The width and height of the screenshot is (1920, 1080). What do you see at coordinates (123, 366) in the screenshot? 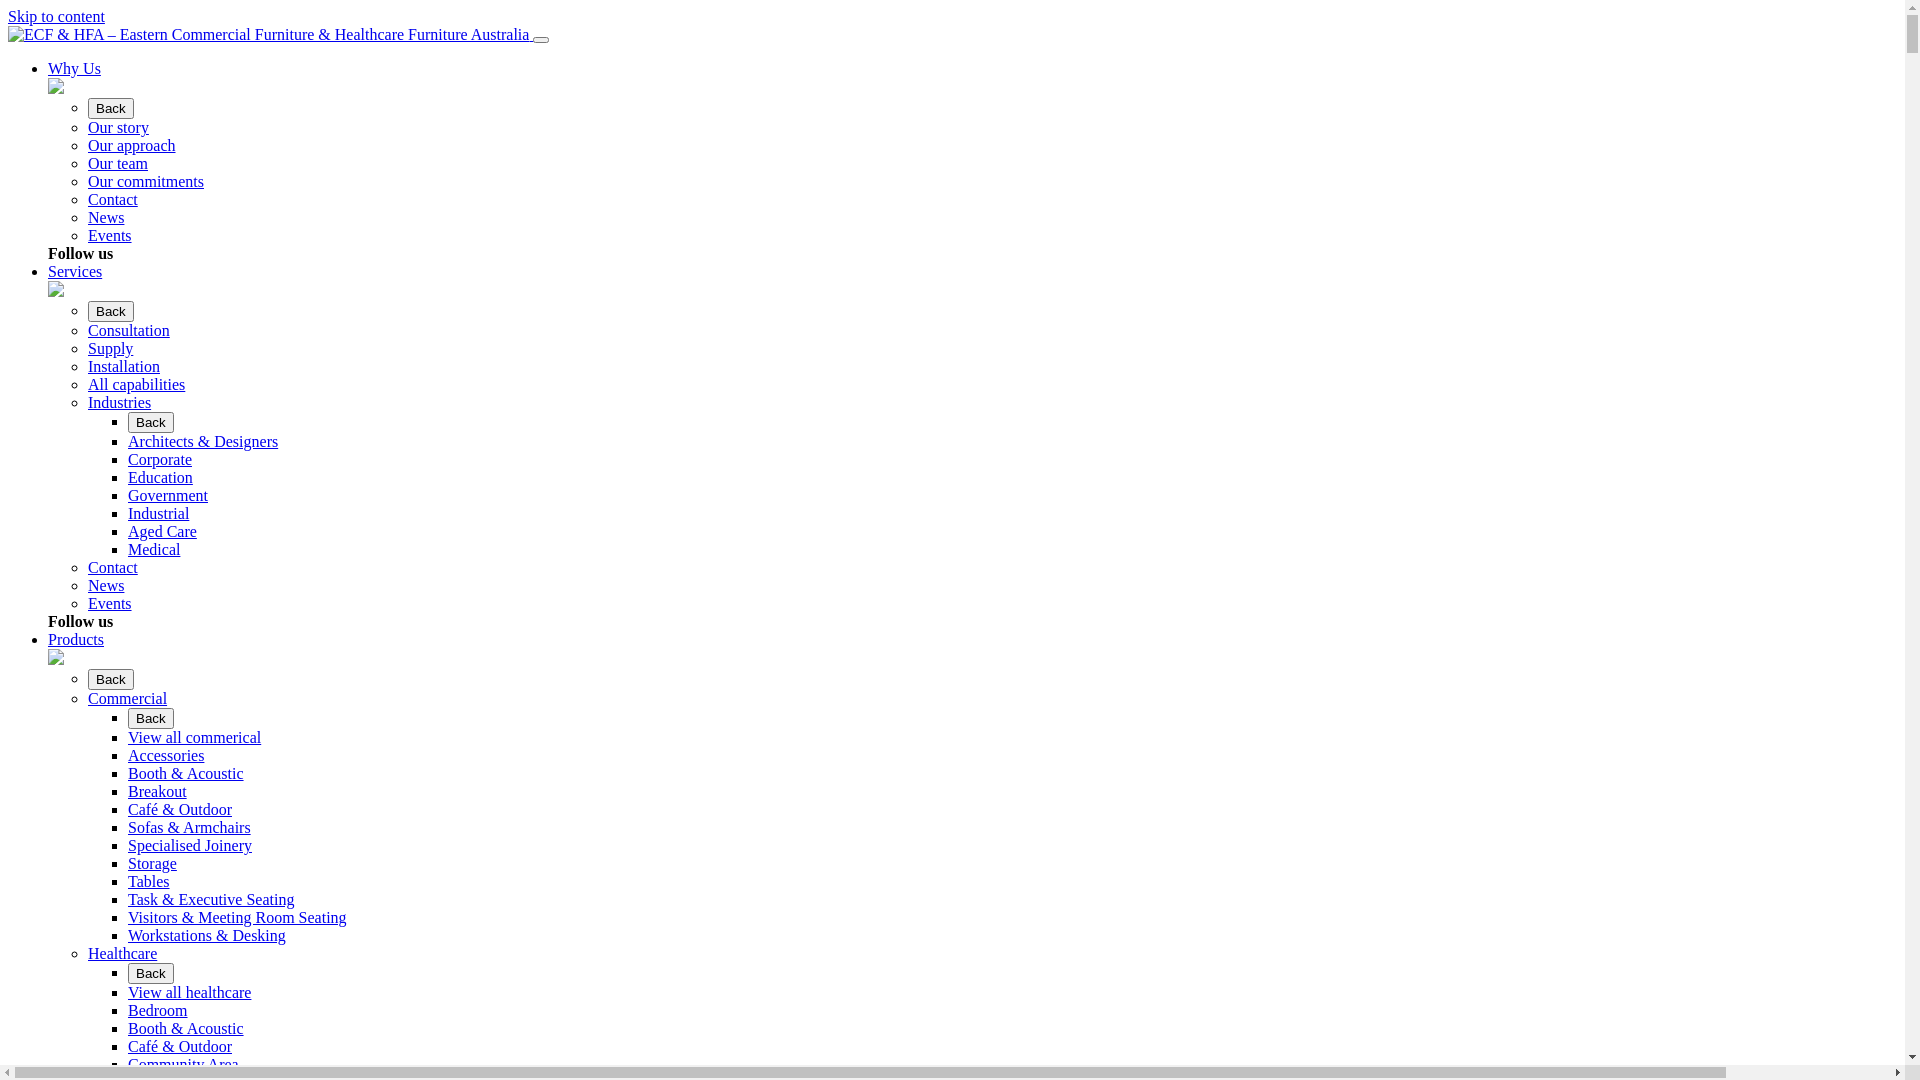
I see `'Installation'` at bounding box center [123, 366].